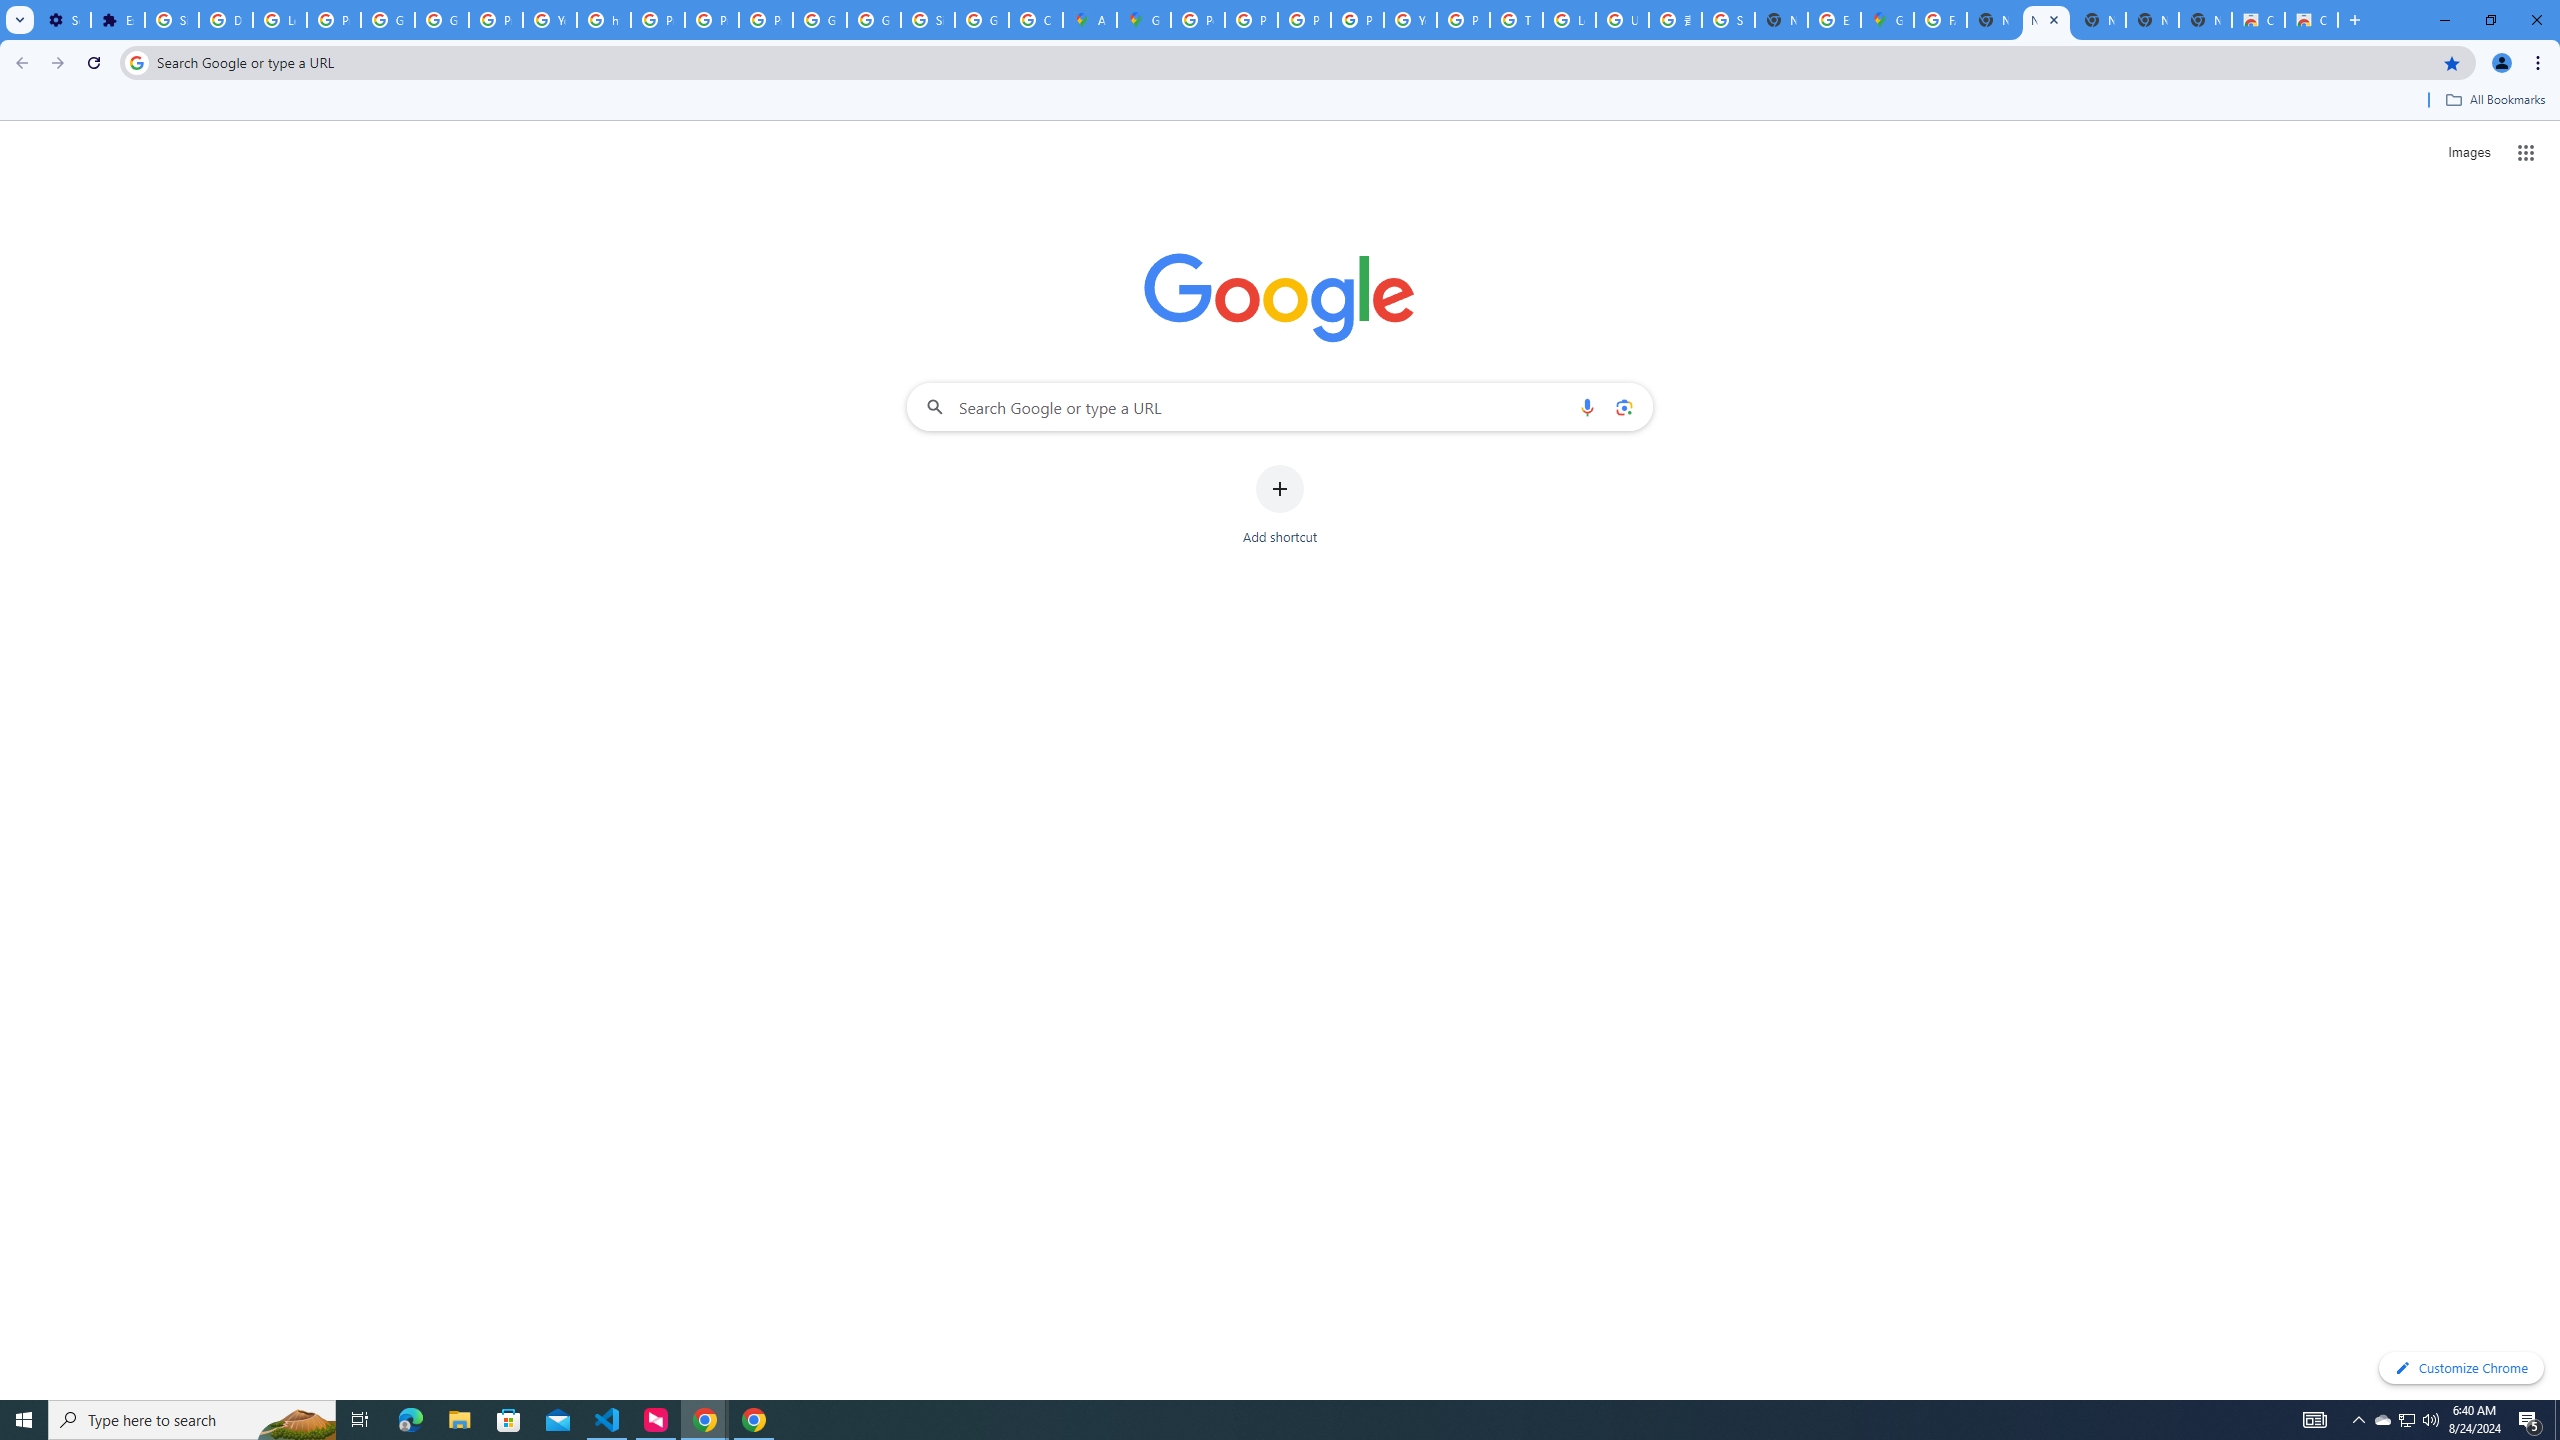  I want to click on 'Extensions', so click(117, 19).